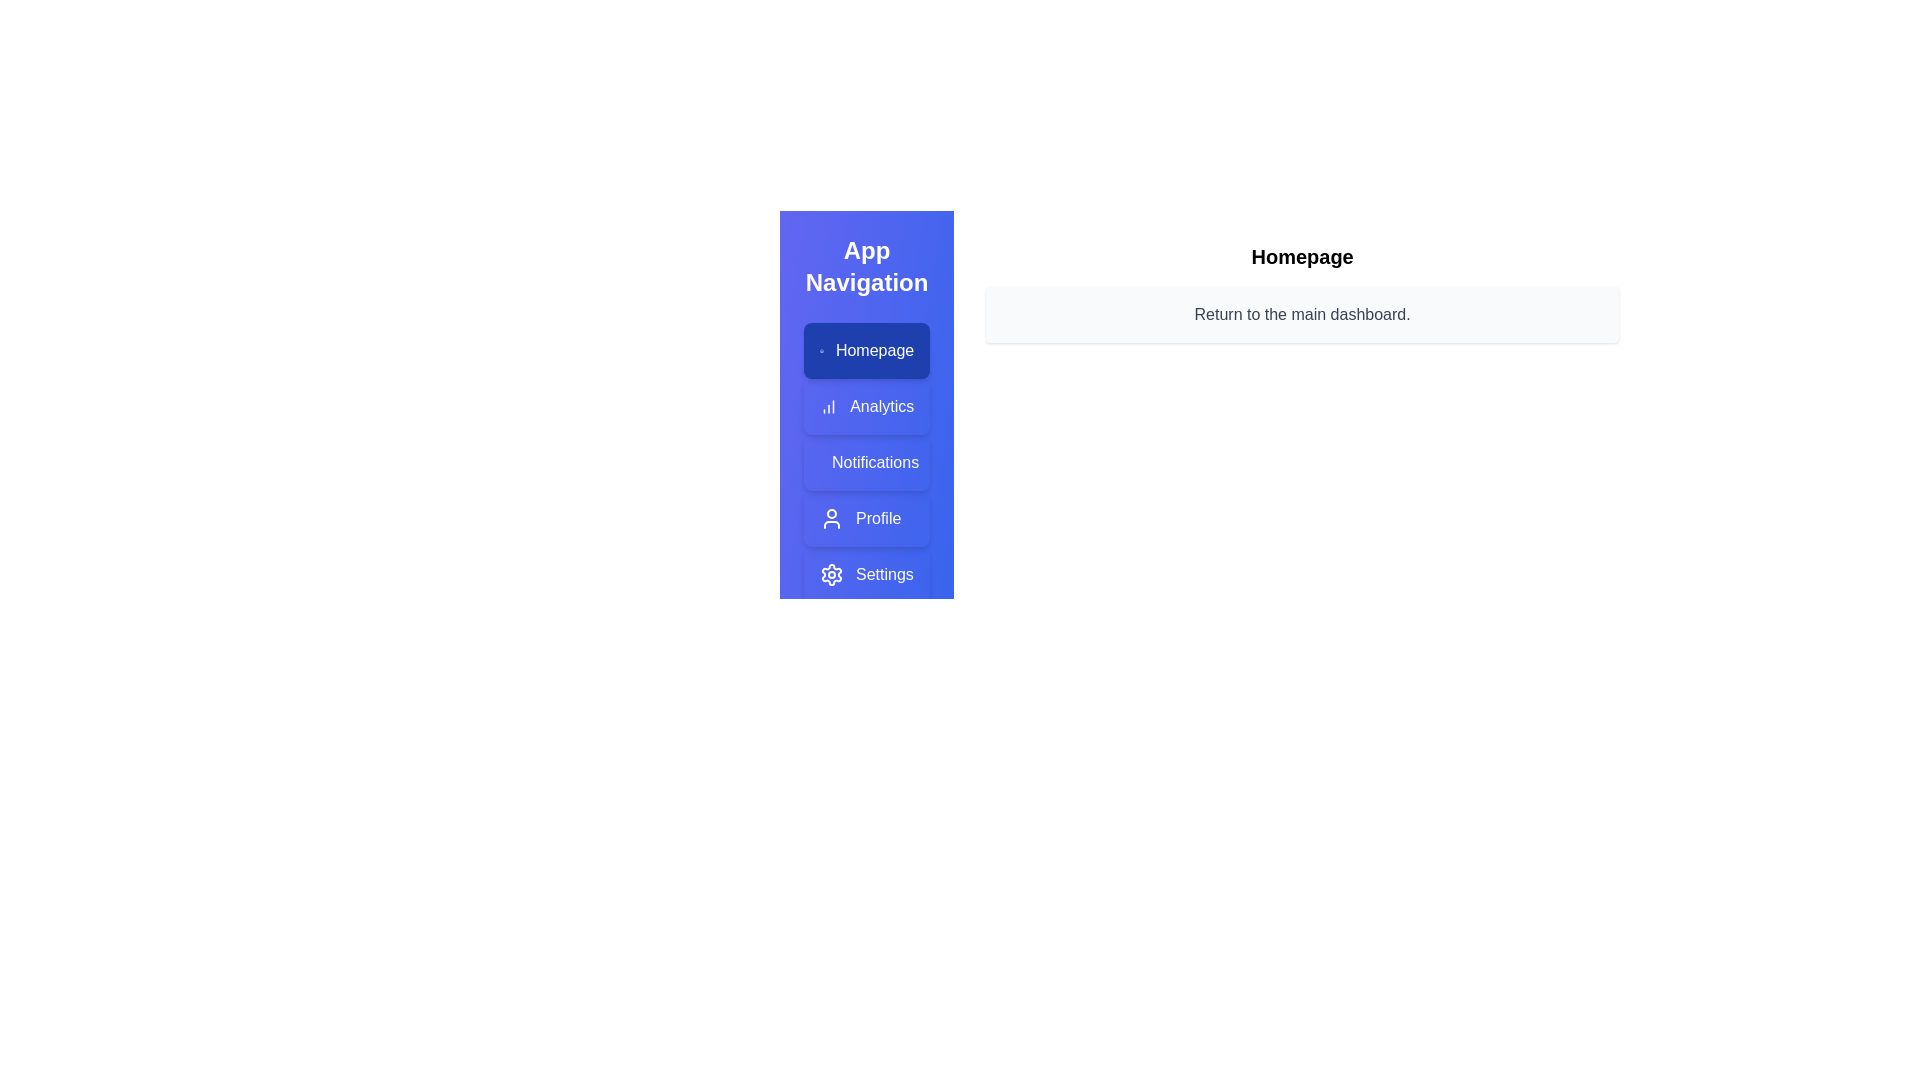  What do you see at coordinates (831, 574) in the screenshot?
I see `the settings menu icon located at the last position of the navigation menu on the left side of the interface` at bounding box center [831, 574].